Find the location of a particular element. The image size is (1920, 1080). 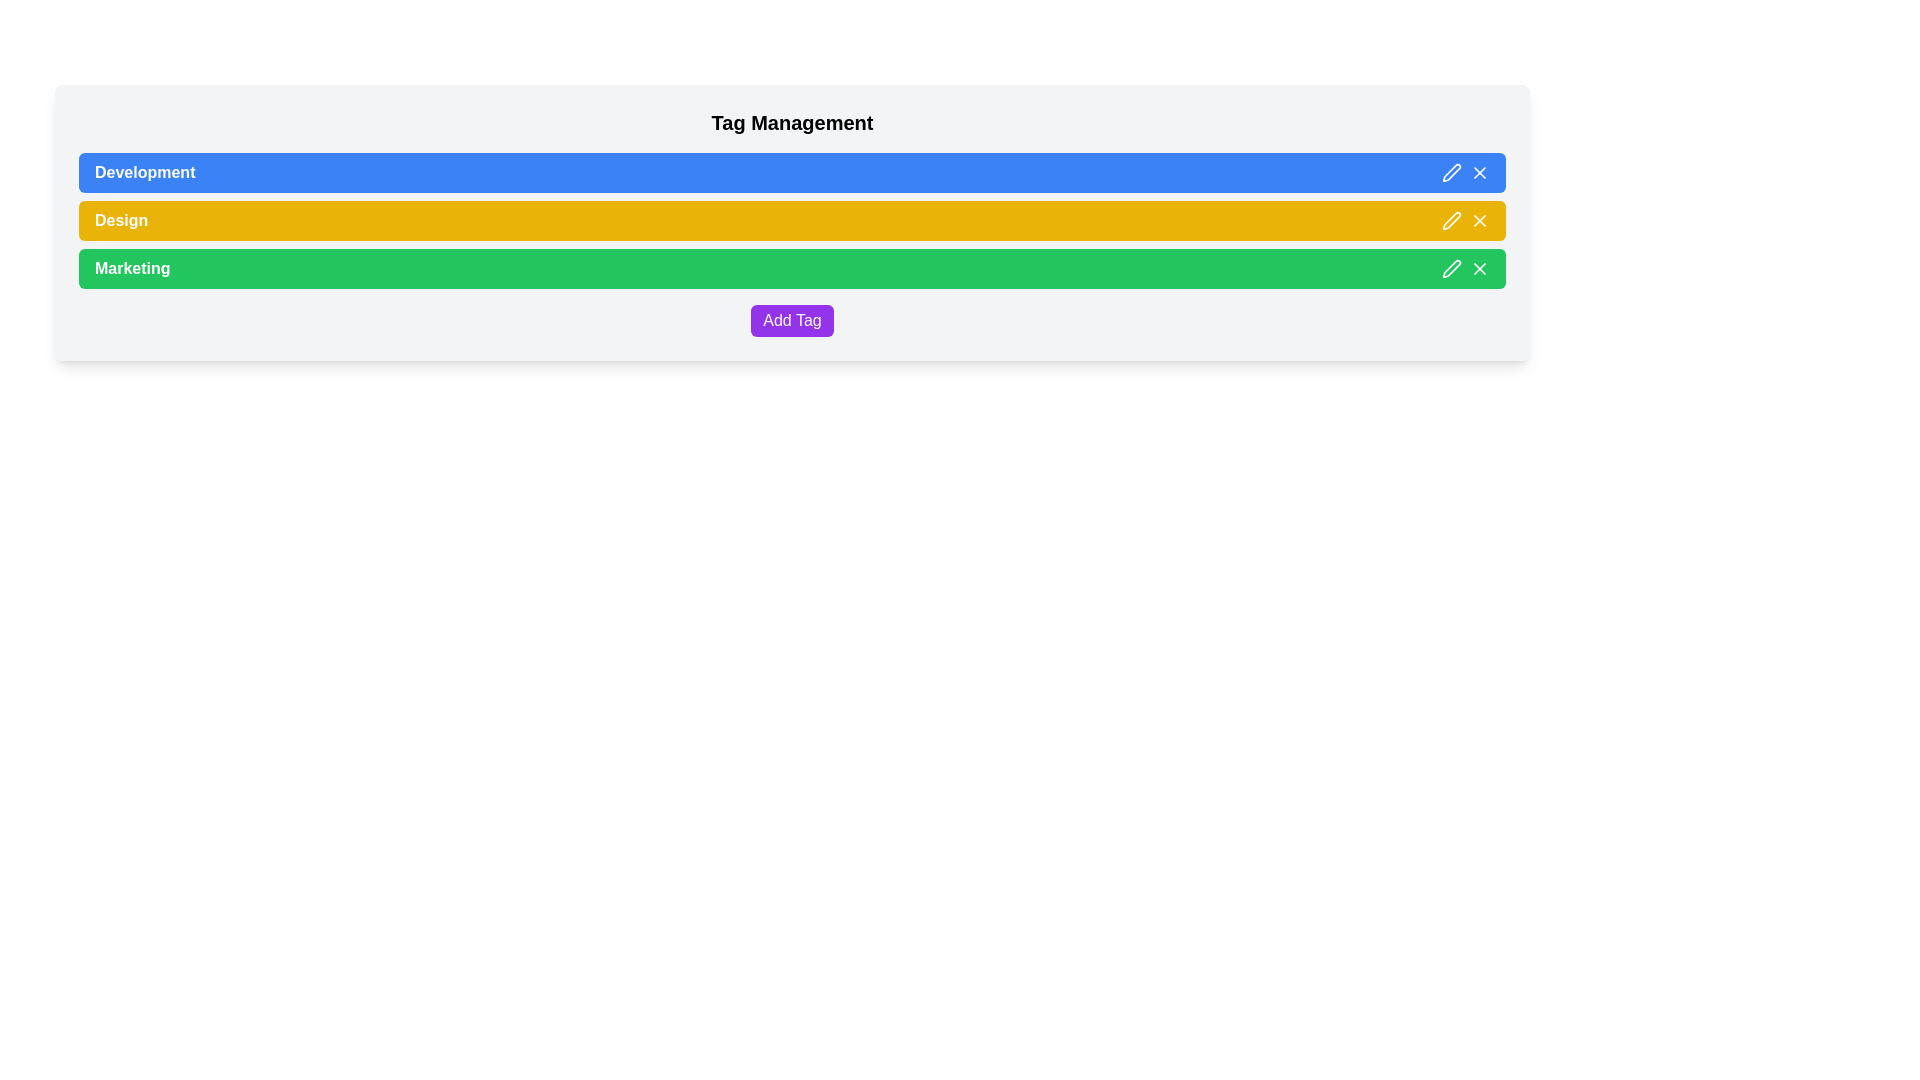

the close button represented by a white 'X' symbol on a blue background located at the top right corner of the 'Development' list item is located at coordinates (1479, 172).